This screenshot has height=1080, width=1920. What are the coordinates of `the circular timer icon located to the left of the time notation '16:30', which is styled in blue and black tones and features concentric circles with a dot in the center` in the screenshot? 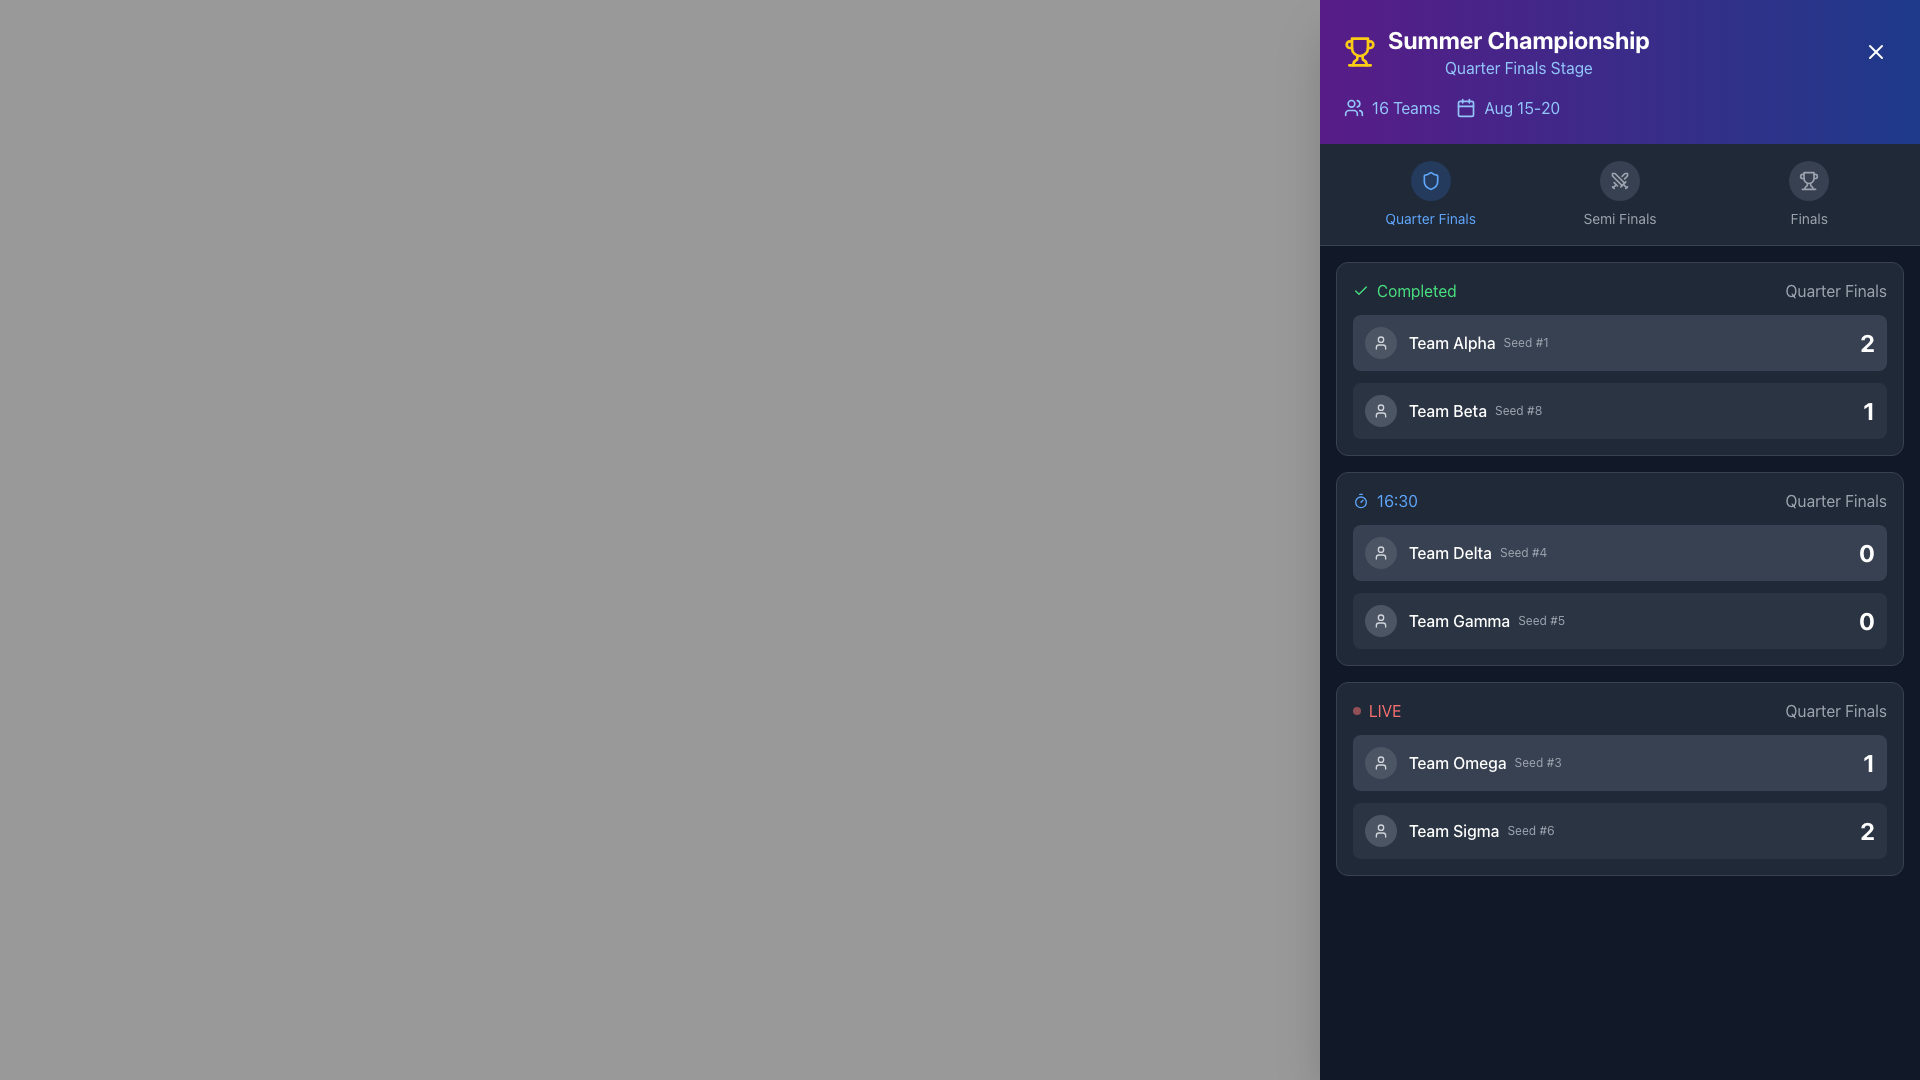 It's located at (1360, 500).